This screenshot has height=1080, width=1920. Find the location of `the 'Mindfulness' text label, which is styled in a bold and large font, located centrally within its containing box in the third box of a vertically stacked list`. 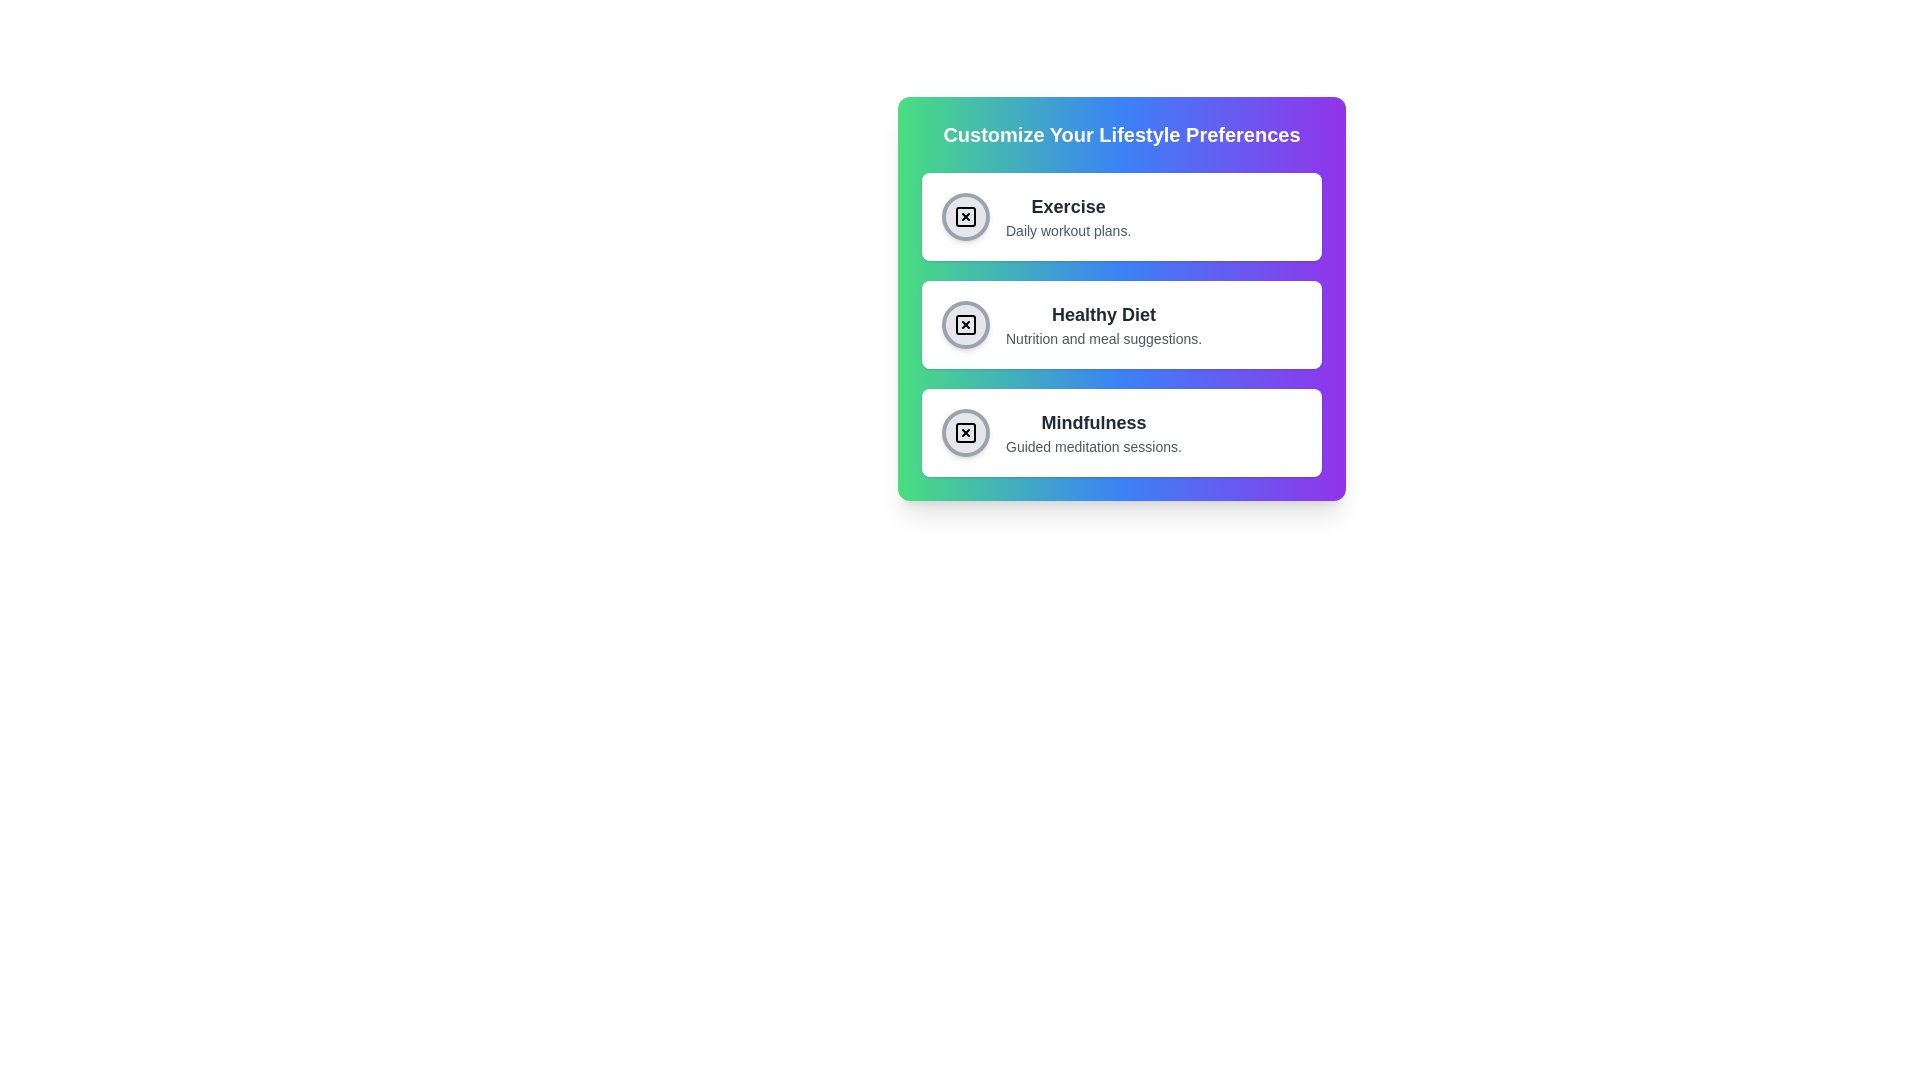

the 'Mindfulness' text label, which is styled in a bold and large font, located centrally within its containing box in the third box of a vertically stacked list is located at coordinates (1093, 422).